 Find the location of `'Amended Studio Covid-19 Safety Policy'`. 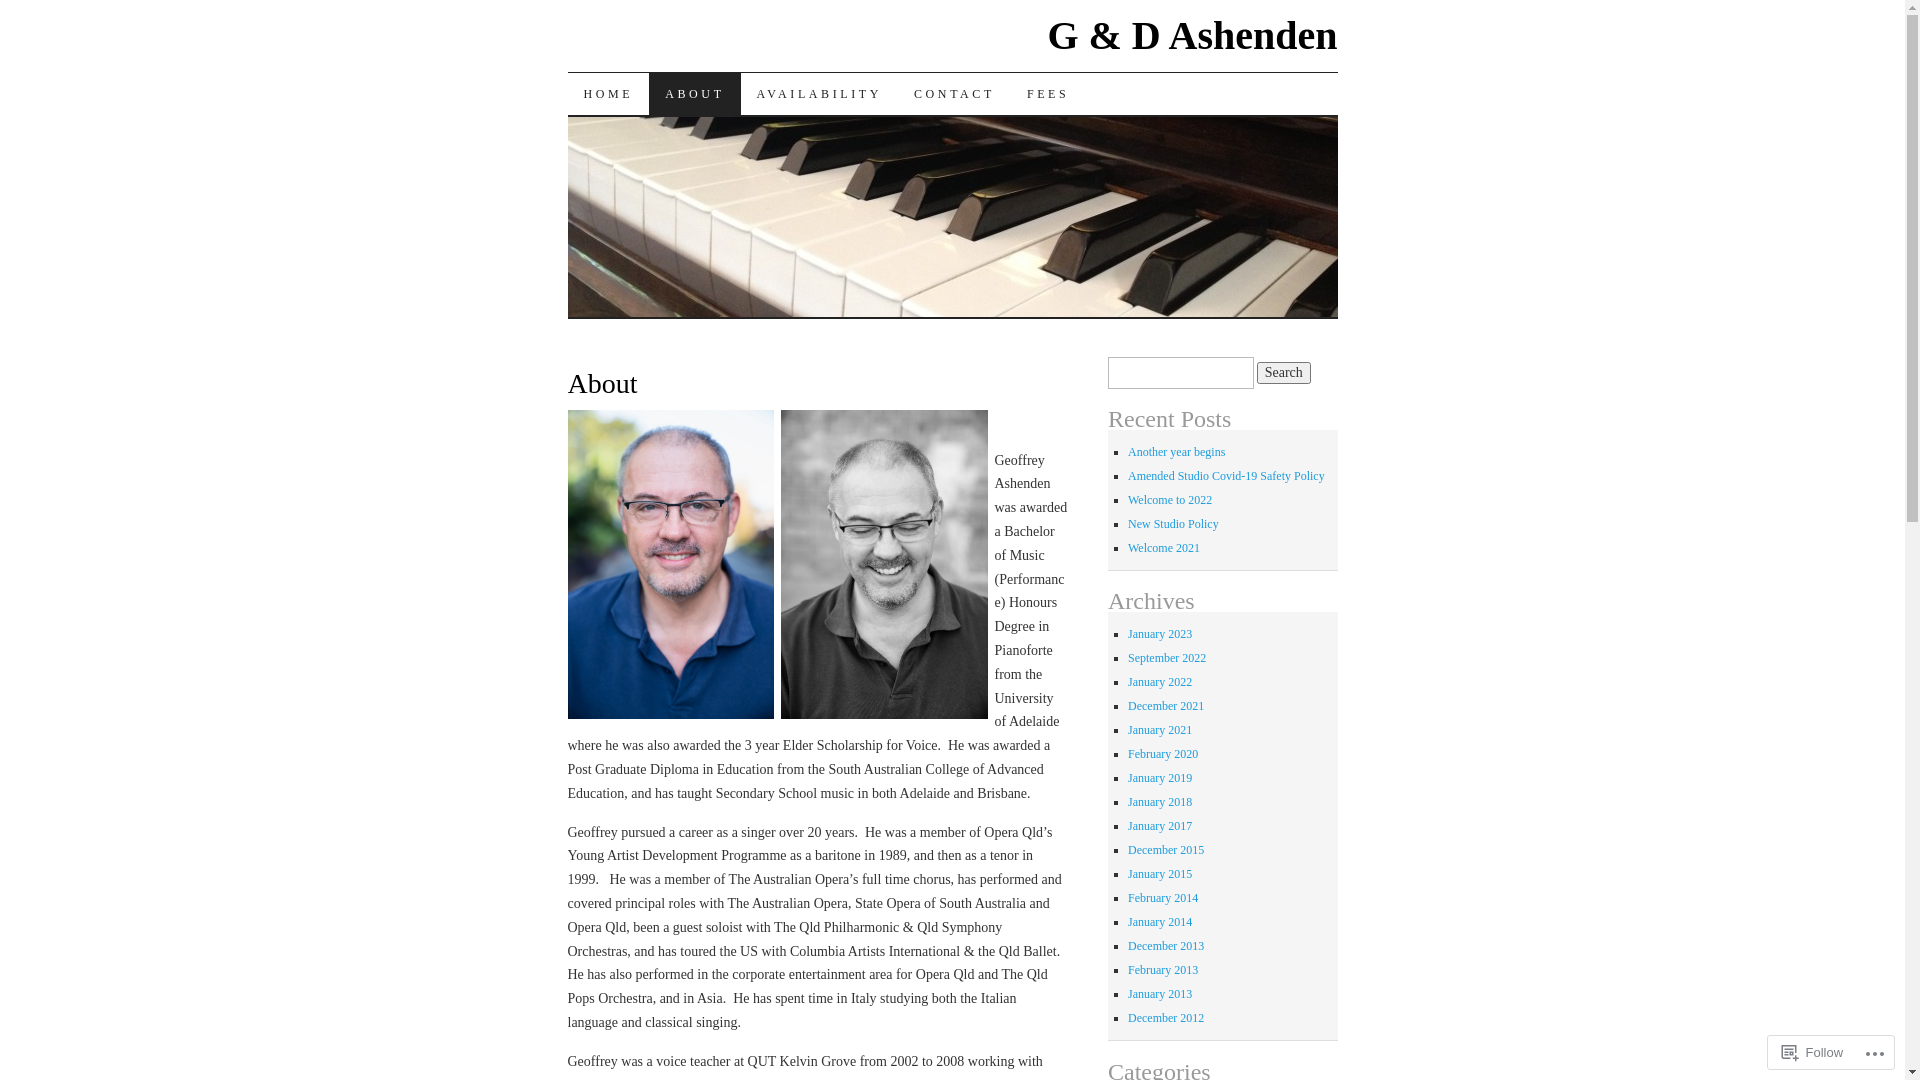

'Amended Studio Covid-19 Safety Policy' is located at coordinates (1225, 475).